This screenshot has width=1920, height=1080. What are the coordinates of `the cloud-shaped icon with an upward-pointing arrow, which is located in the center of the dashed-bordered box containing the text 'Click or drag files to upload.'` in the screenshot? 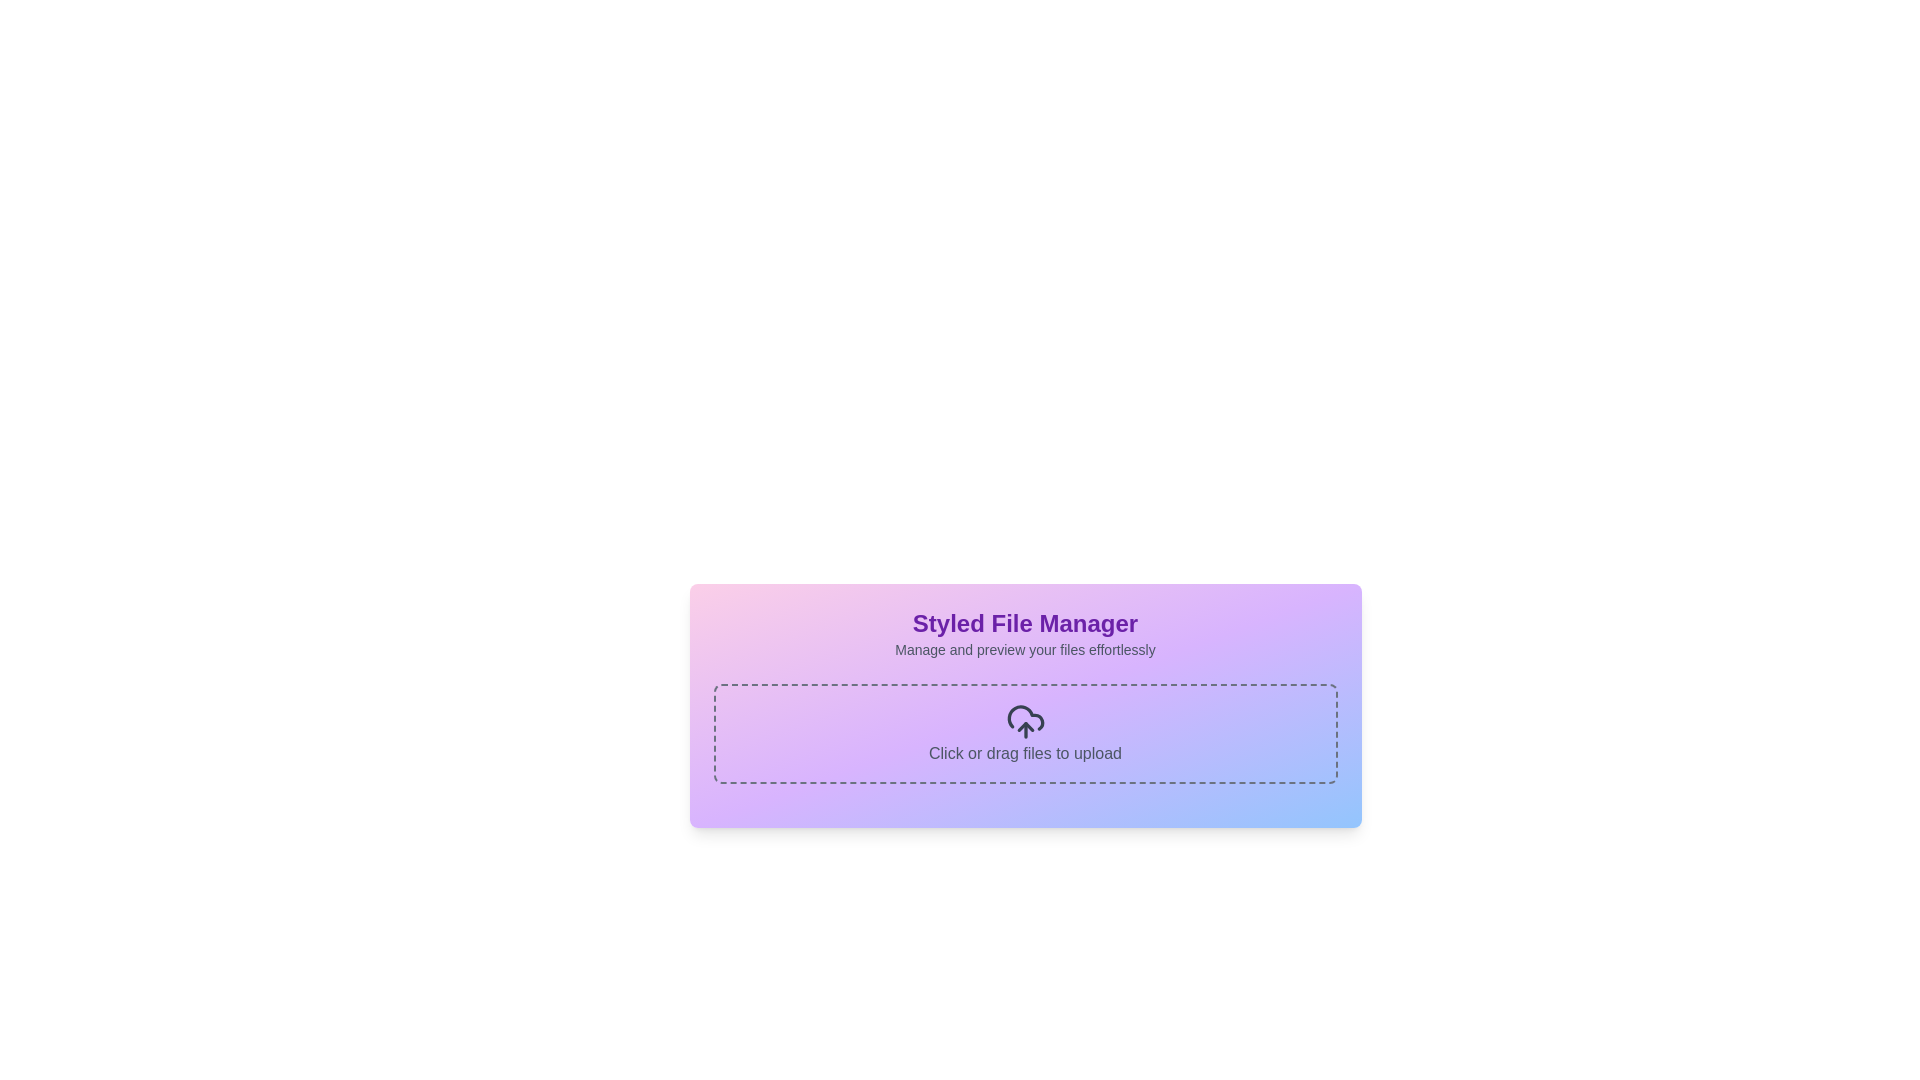 It's located at (1025, 721).